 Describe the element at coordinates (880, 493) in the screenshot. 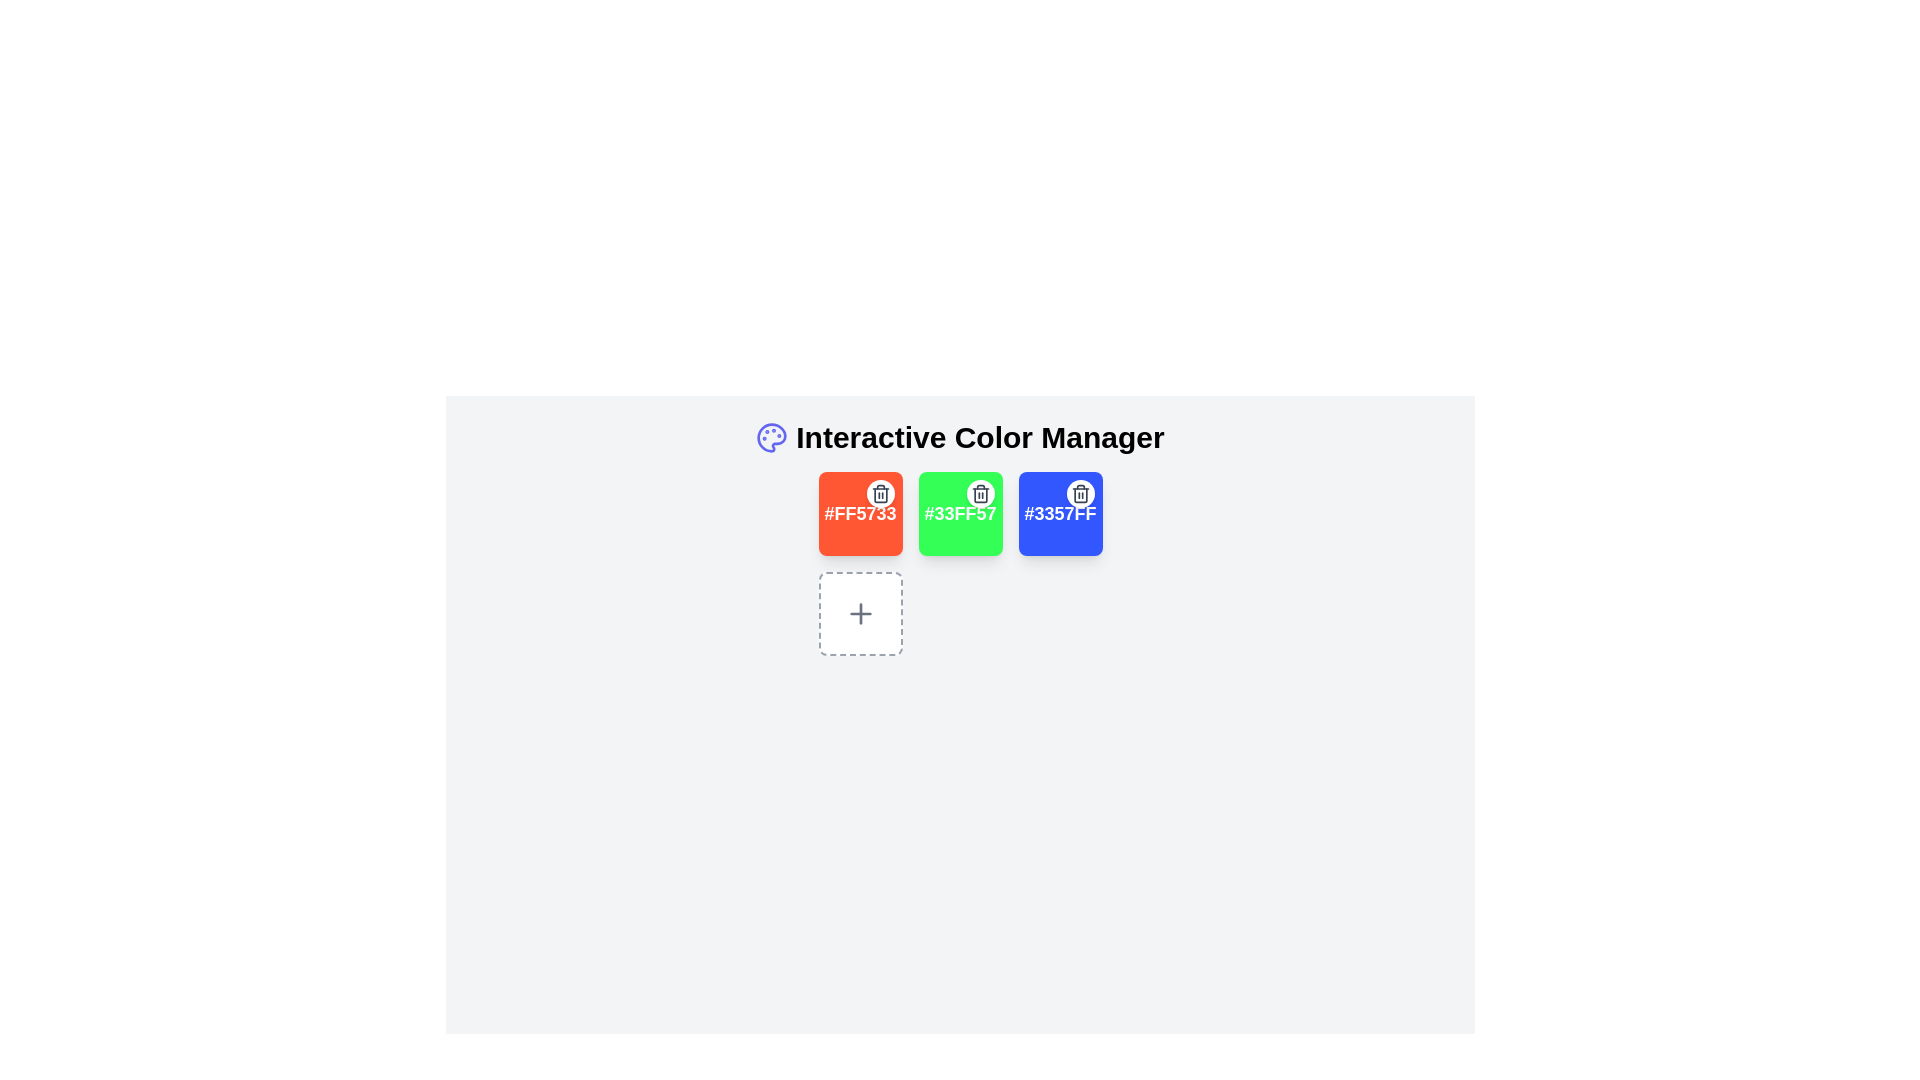

I see `the delete icon button located in the top-right corner of the green color card` at that location.